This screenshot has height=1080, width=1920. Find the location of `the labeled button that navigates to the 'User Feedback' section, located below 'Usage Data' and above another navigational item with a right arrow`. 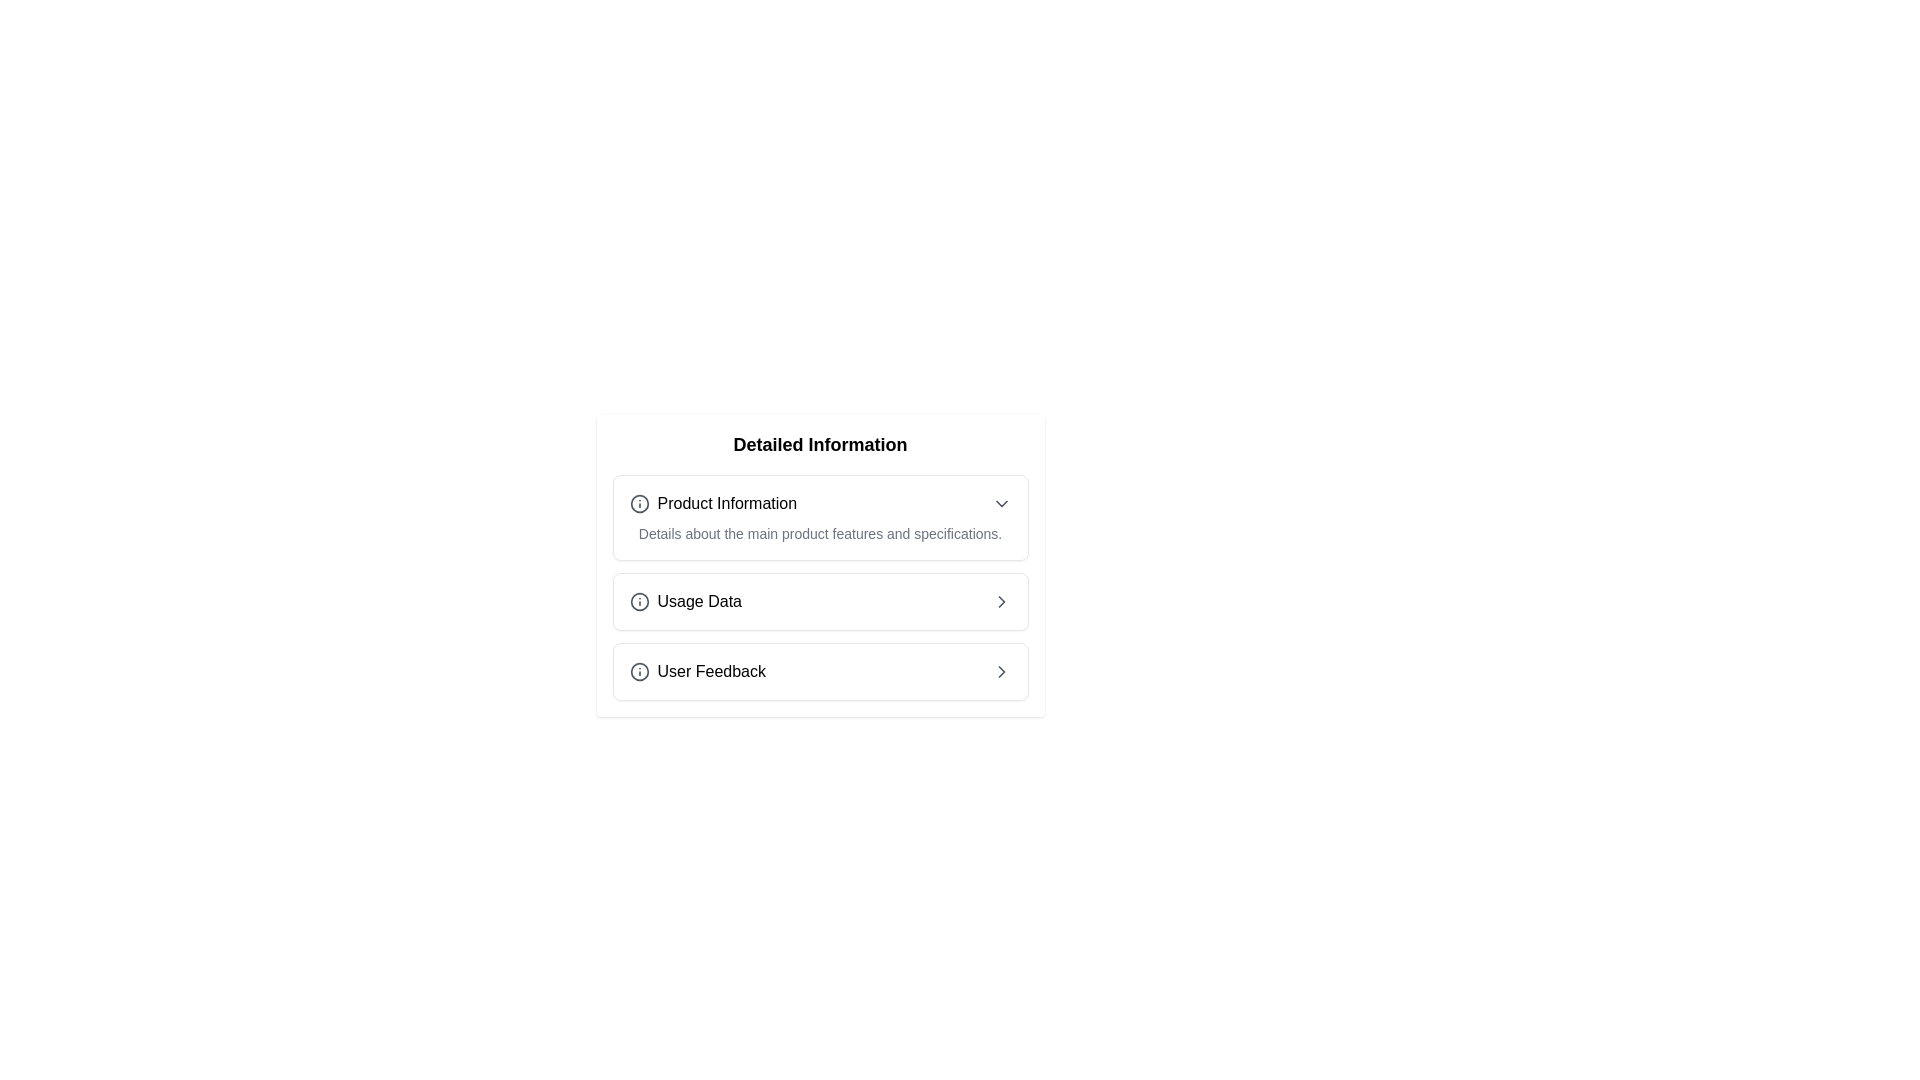

the labeled button that navigates to the 'User Feedback' section, located below 'Usage Data' and above another navigational item with a right arrow is located at coordinates (697, 671).